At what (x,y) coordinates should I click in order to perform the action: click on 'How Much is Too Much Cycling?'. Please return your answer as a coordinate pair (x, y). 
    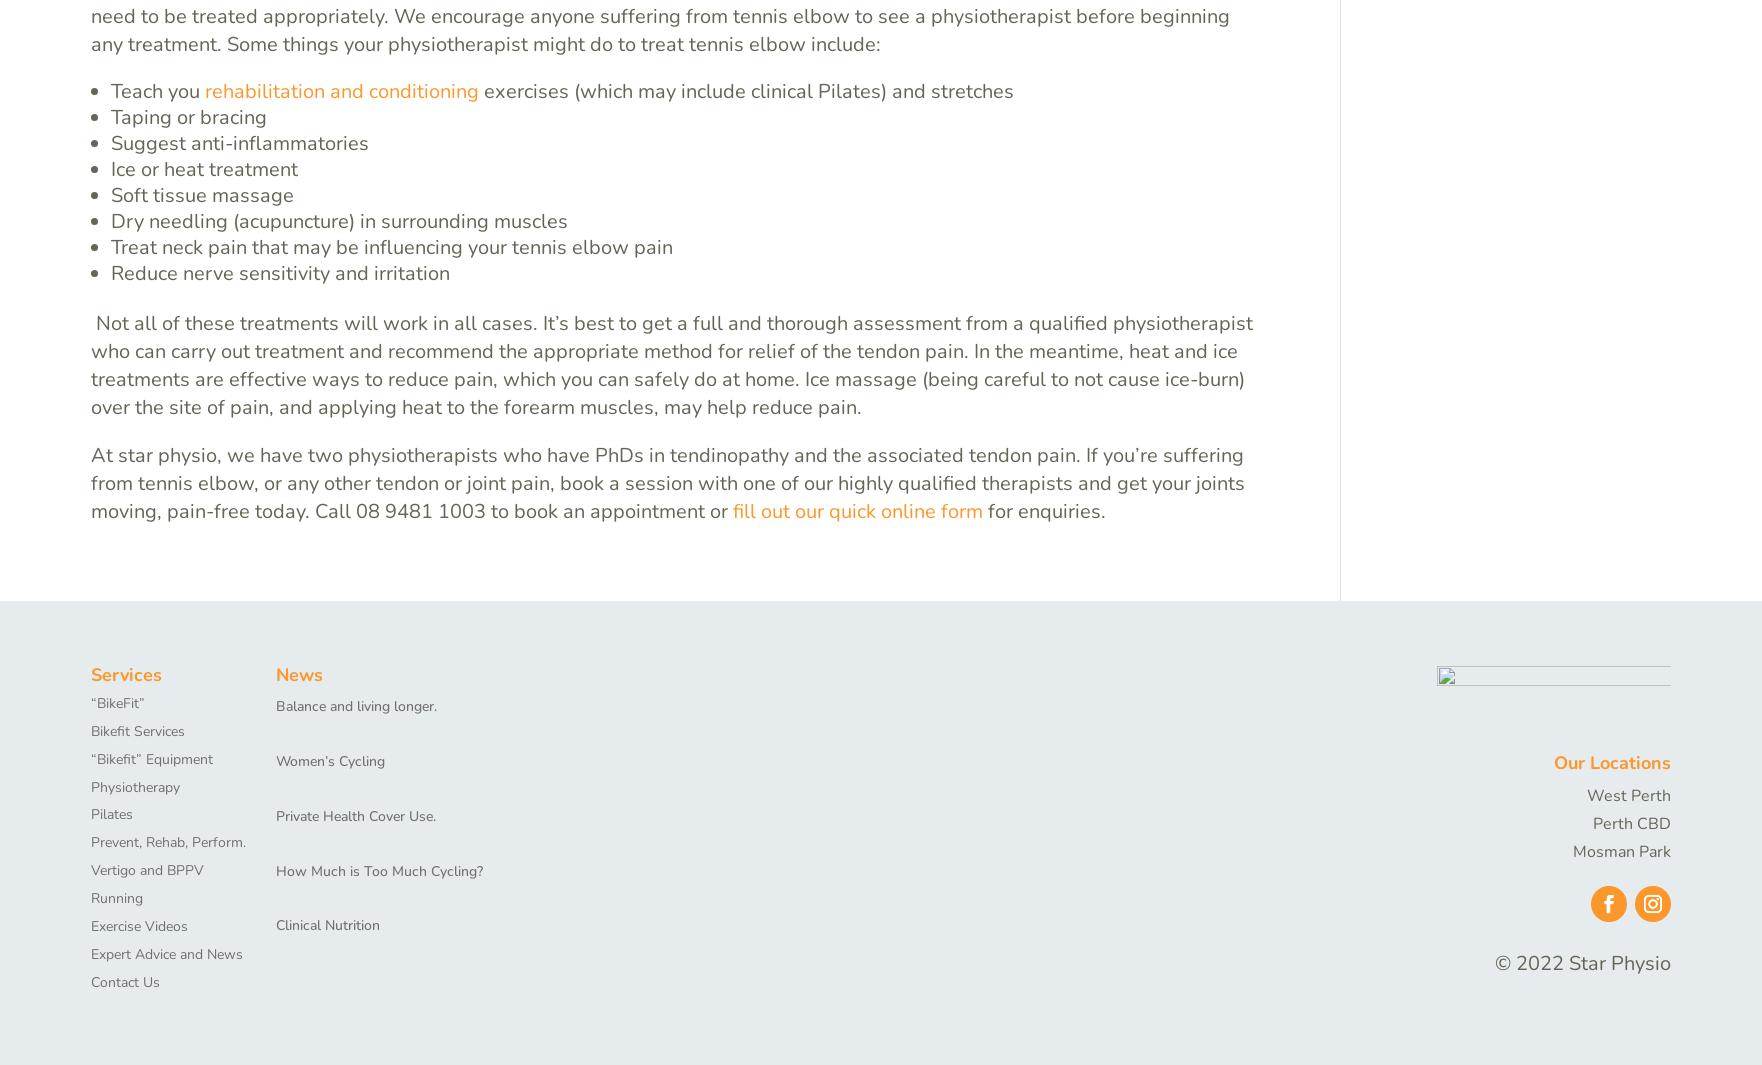
    Looking at the image, I should click on (379, 870).